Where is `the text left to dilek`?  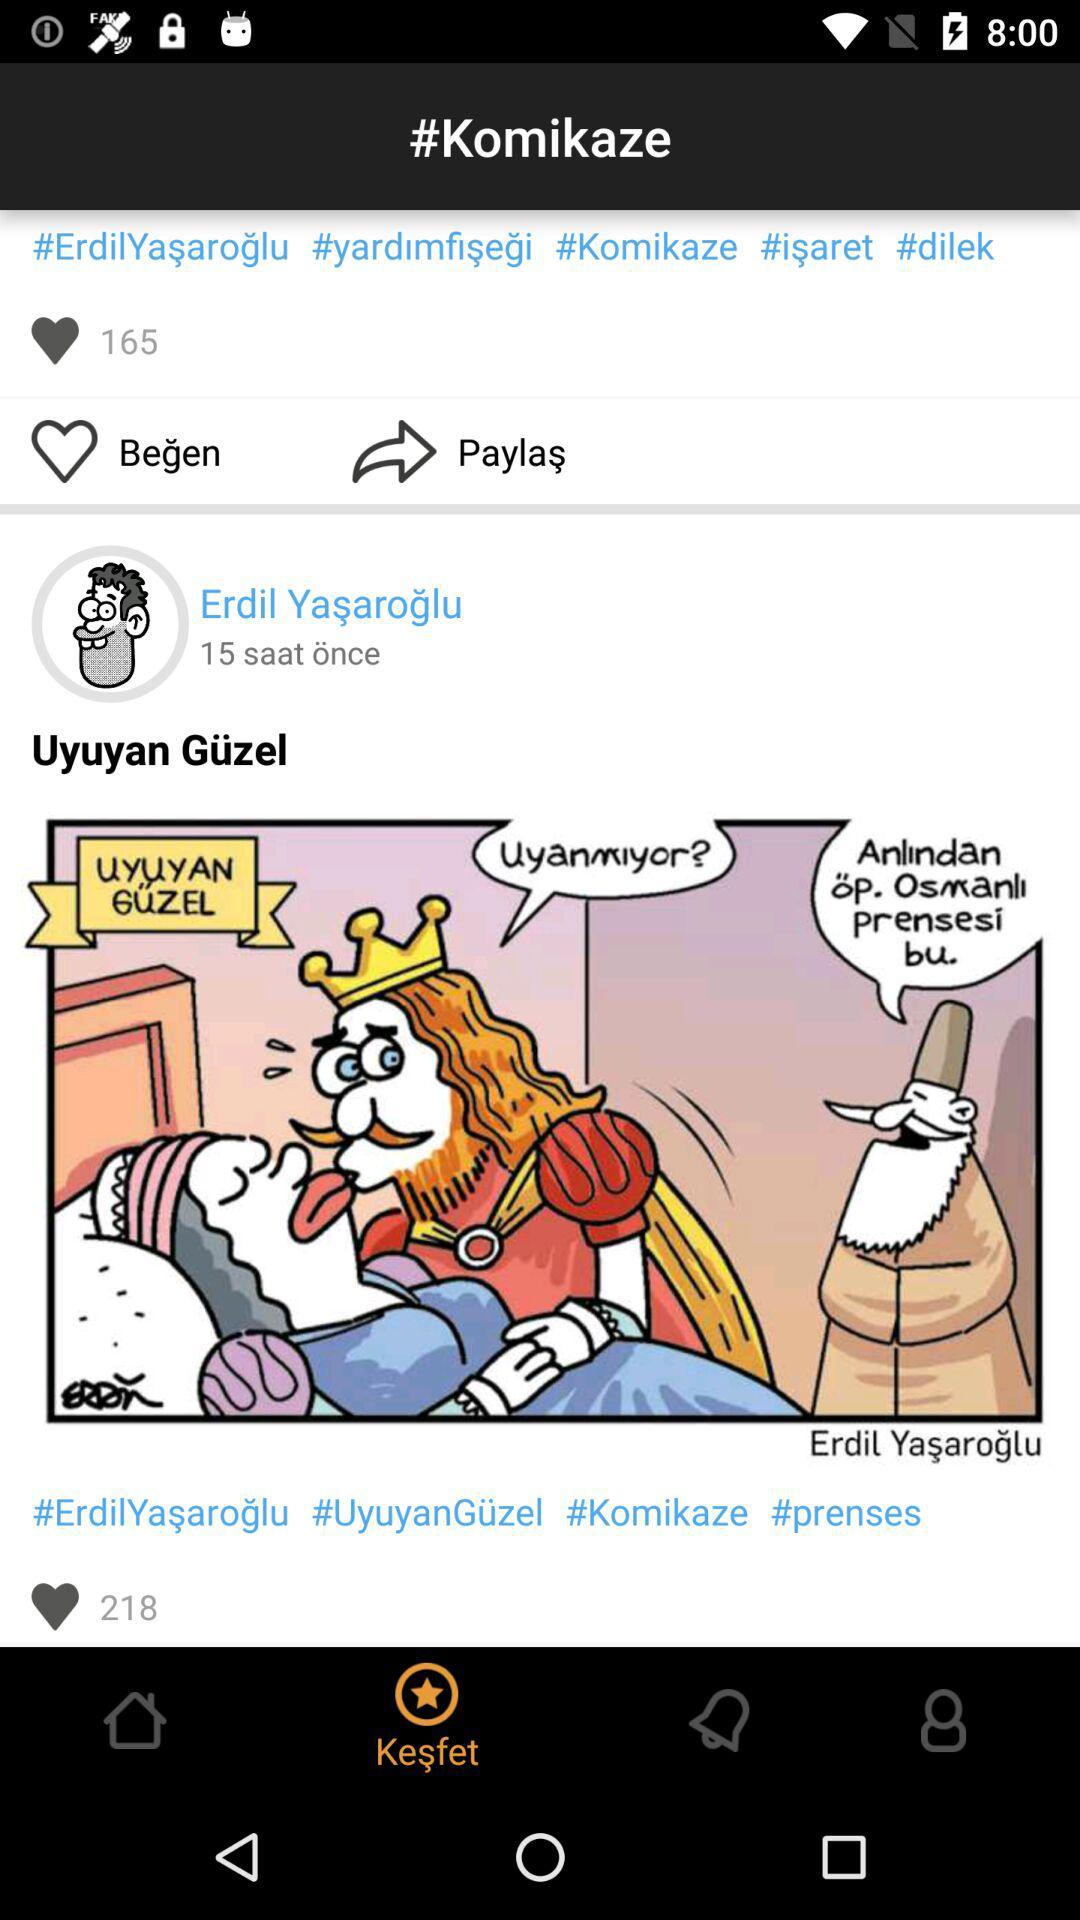
the text left to dilek is located at coordinates (816, 244).